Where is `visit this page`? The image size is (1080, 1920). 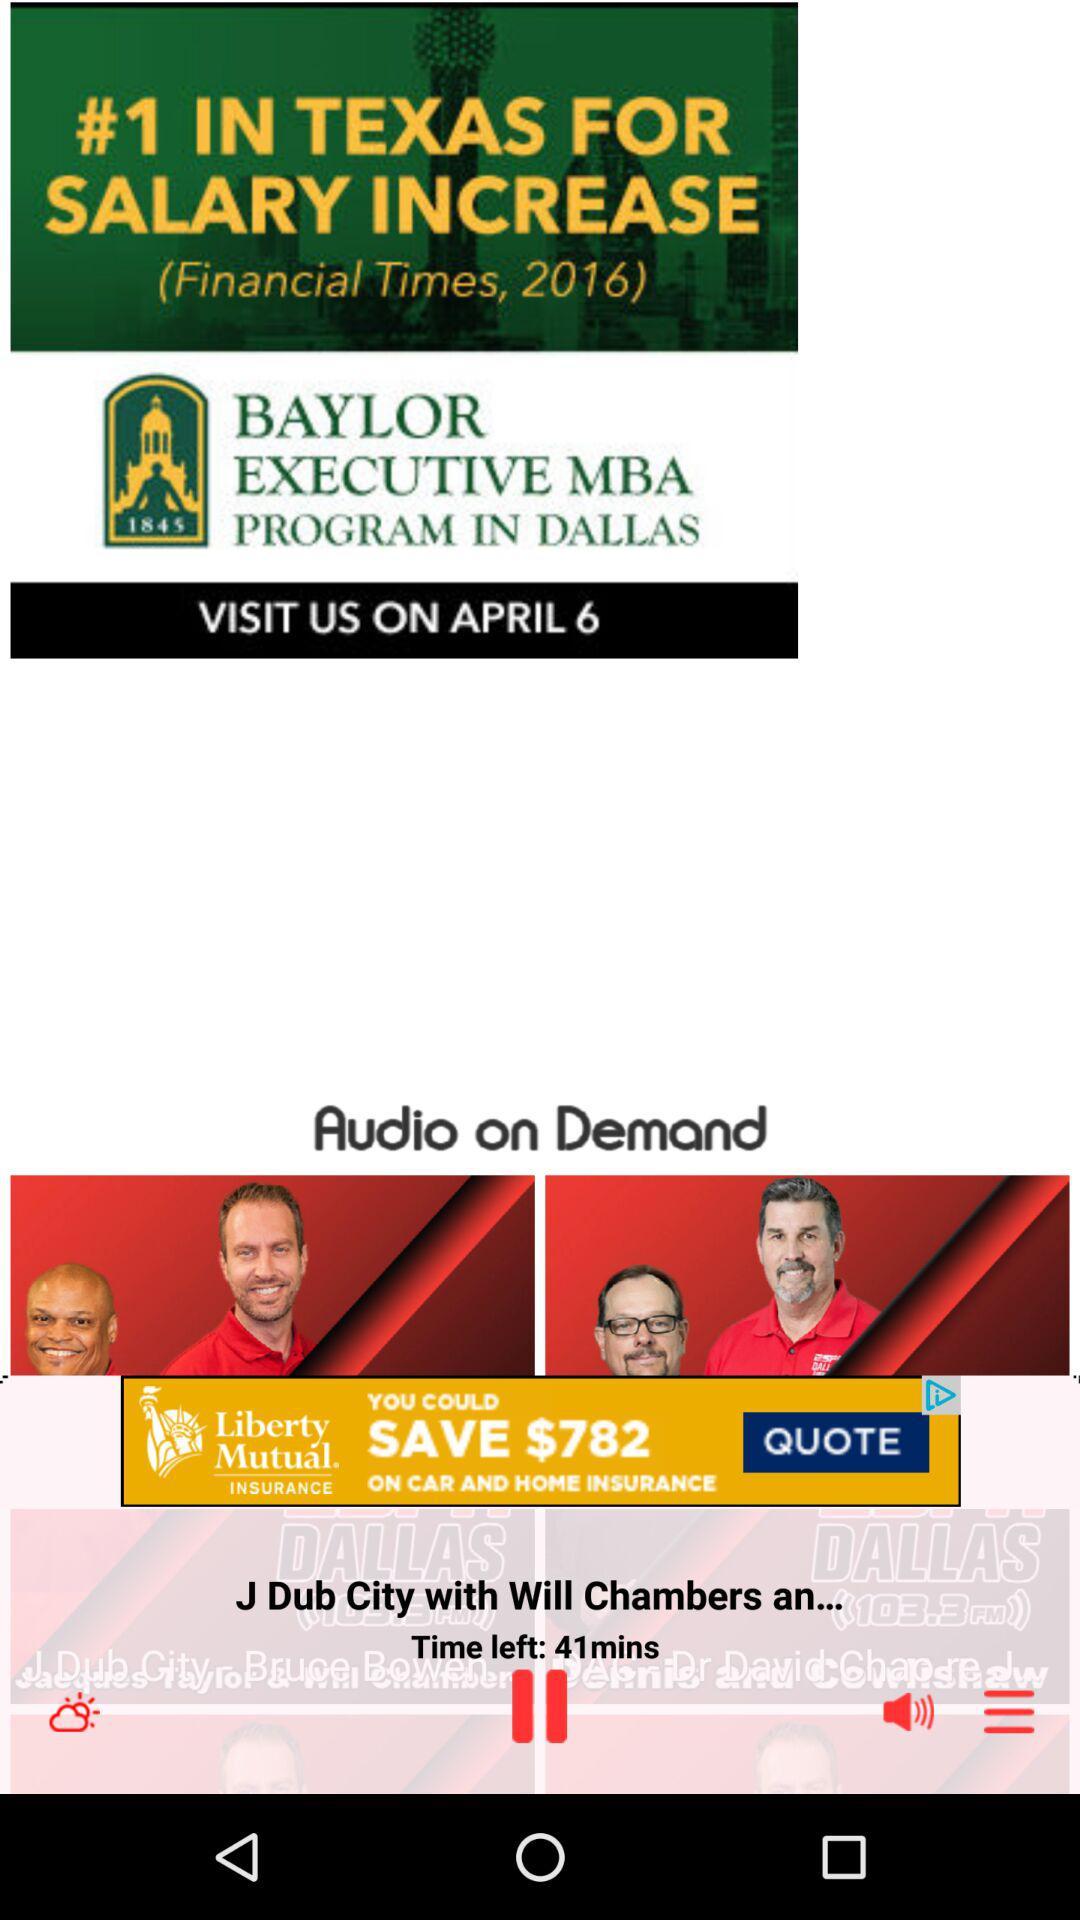 visit this page is located at coordinates (540, 330).